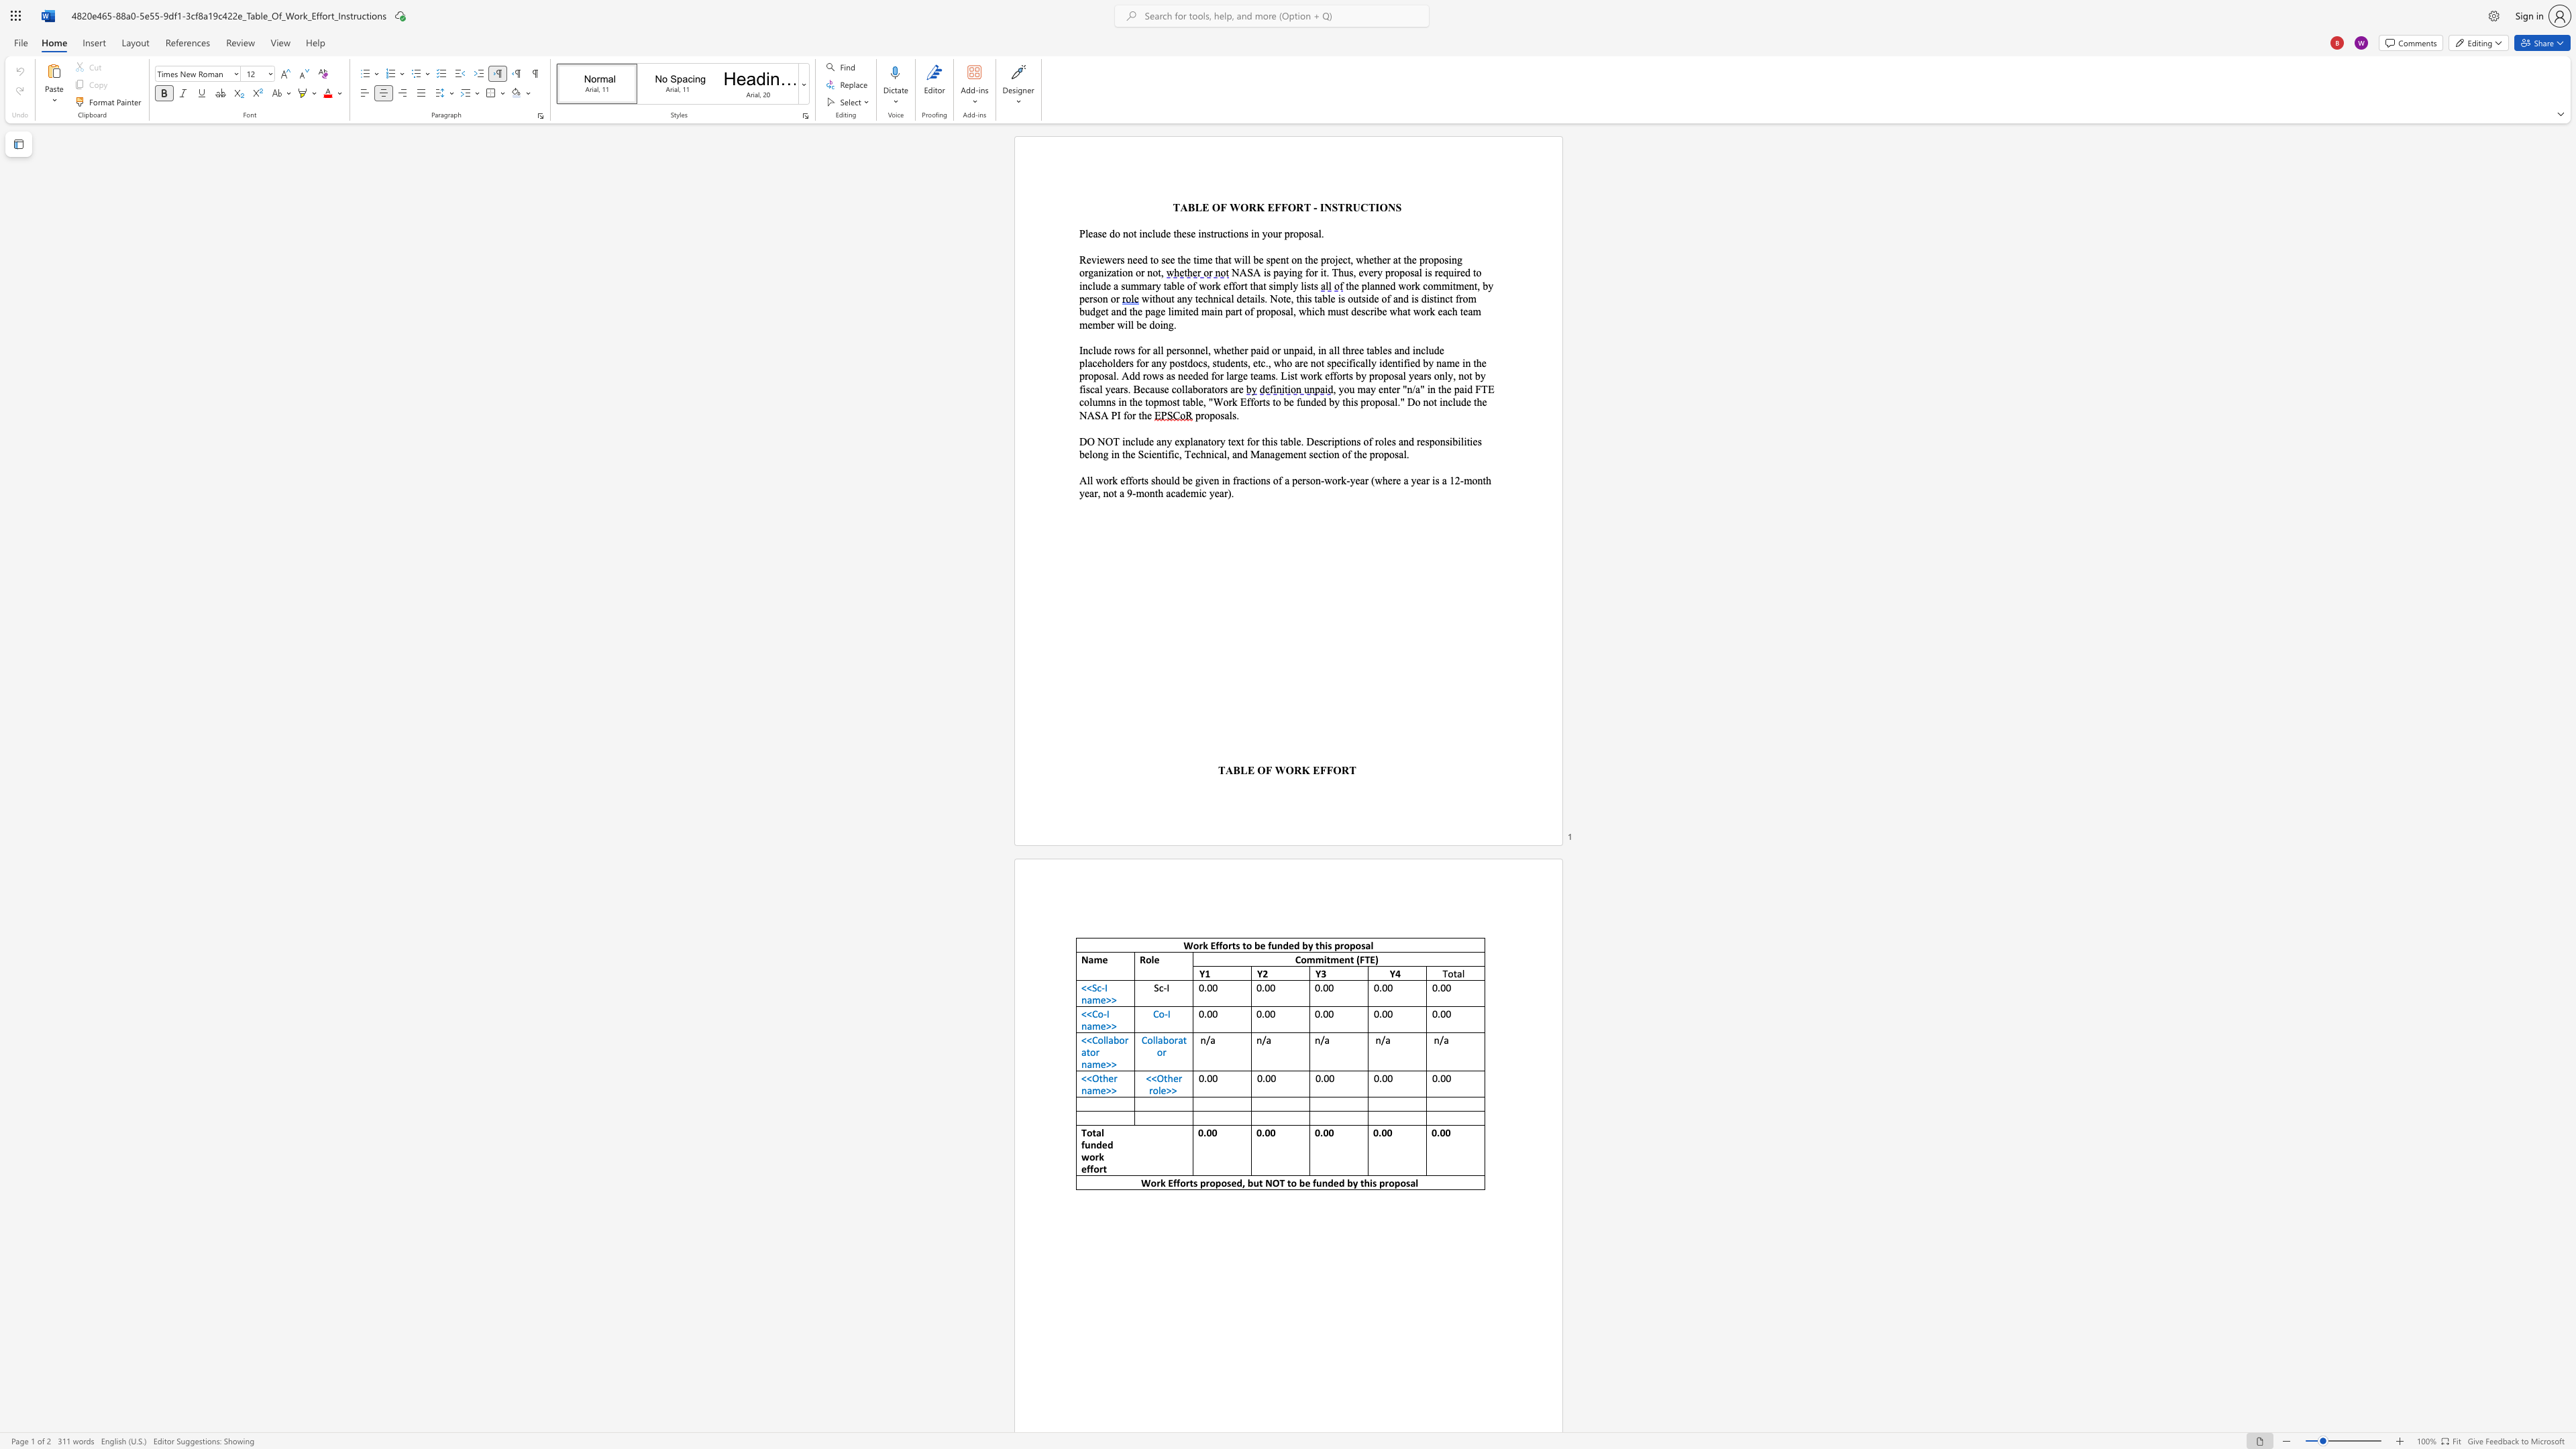 The image size is (2576, 1449). I want to click on the subset text "on" within the text "the planned work commitment, by person or", so click(1096, 299).